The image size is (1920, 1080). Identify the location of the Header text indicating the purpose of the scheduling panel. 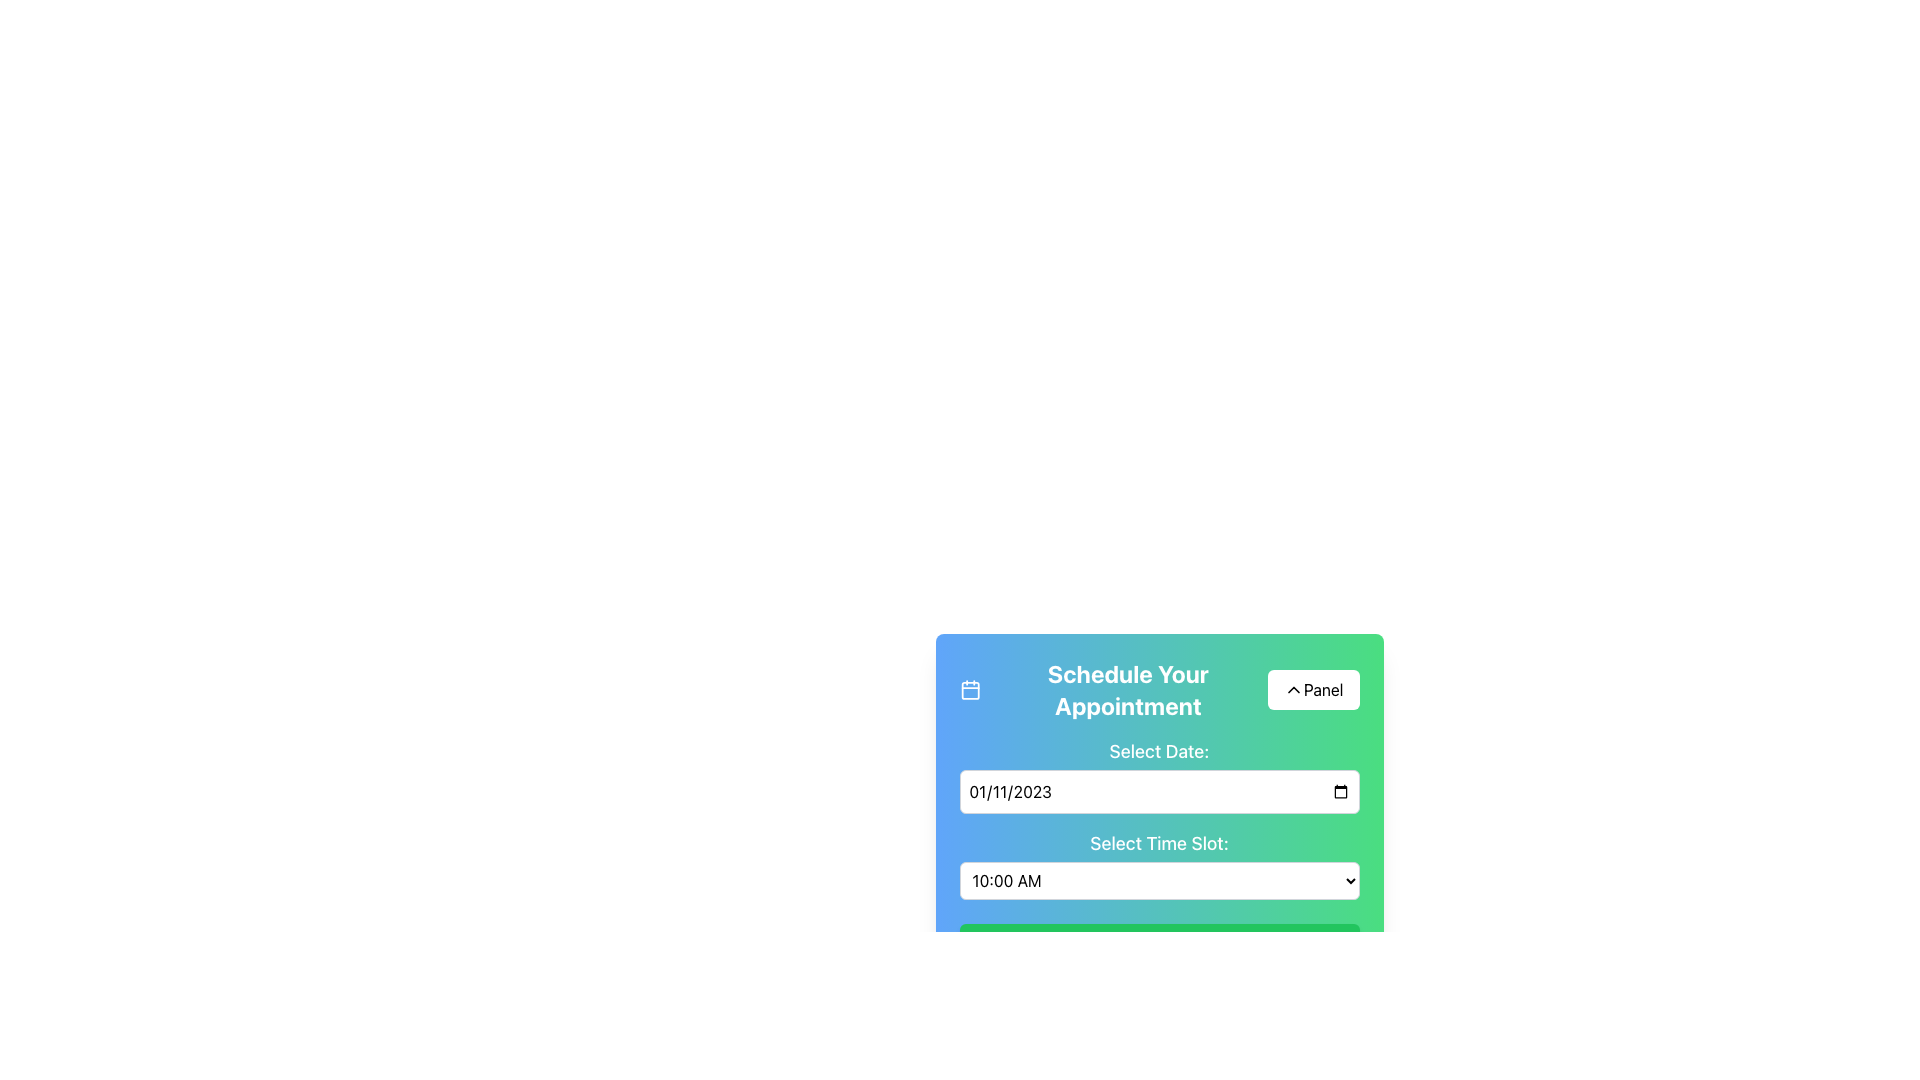
(1112, 689).